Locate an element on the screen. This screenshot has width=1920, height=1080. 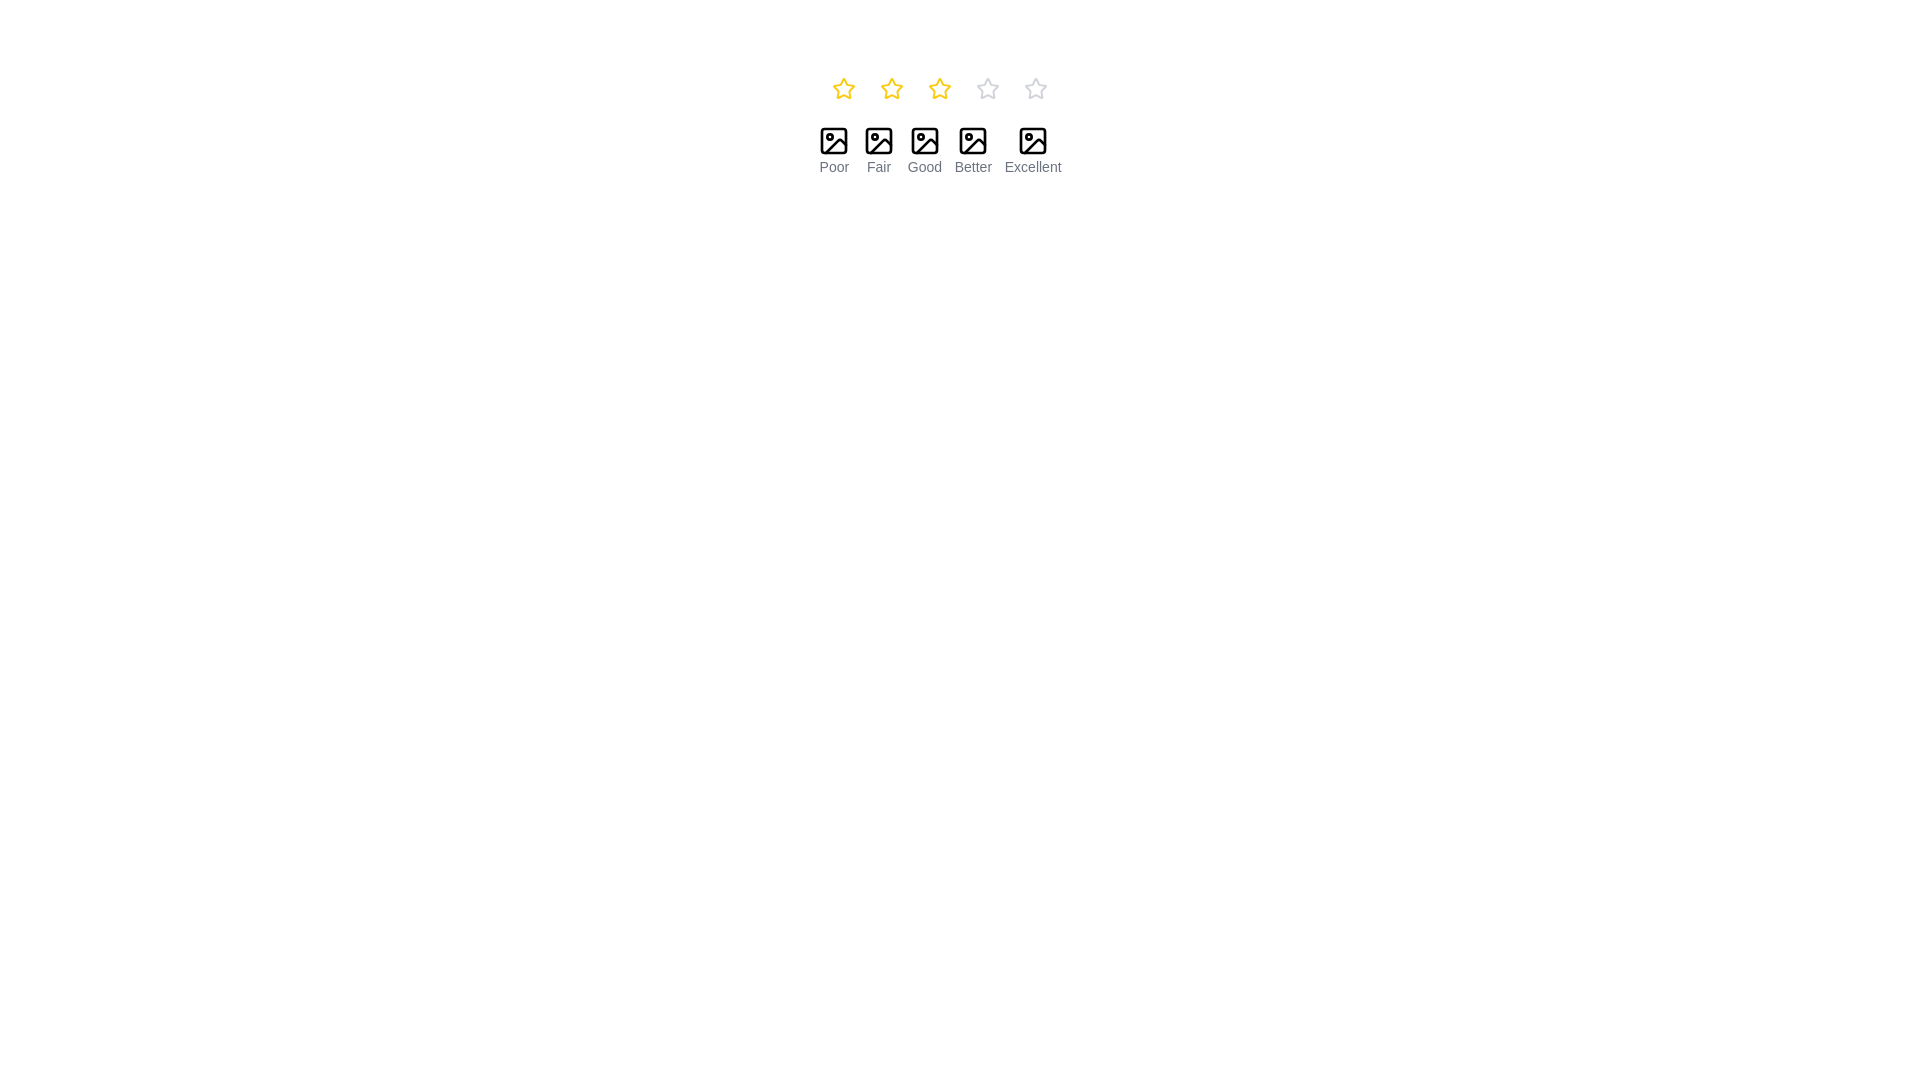
the second star icon in the horizontal sequence of five star icons to set a rating is located at coordinates (891, 87).